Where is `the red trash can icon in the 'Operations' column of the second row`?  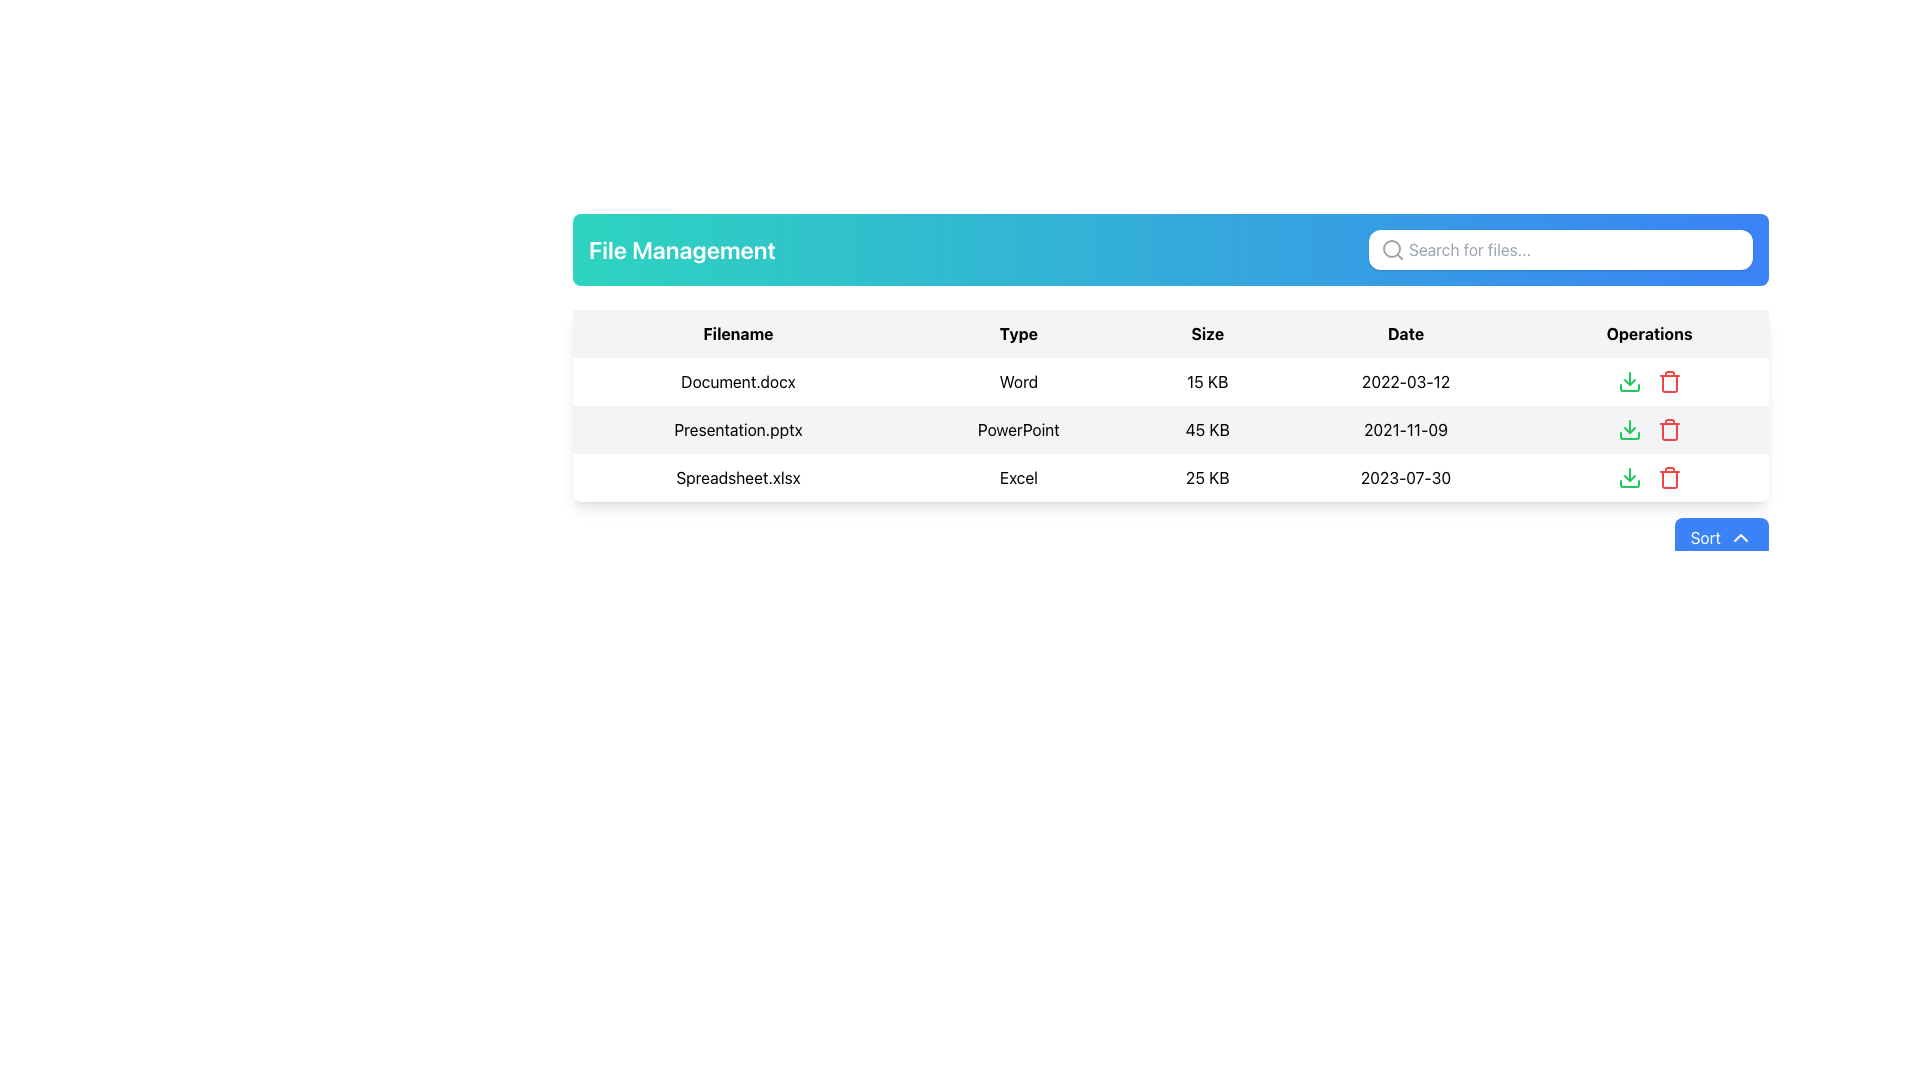
the red trash can icon in the 'Operations' column of the second row is located at coordinates (1669, 428).